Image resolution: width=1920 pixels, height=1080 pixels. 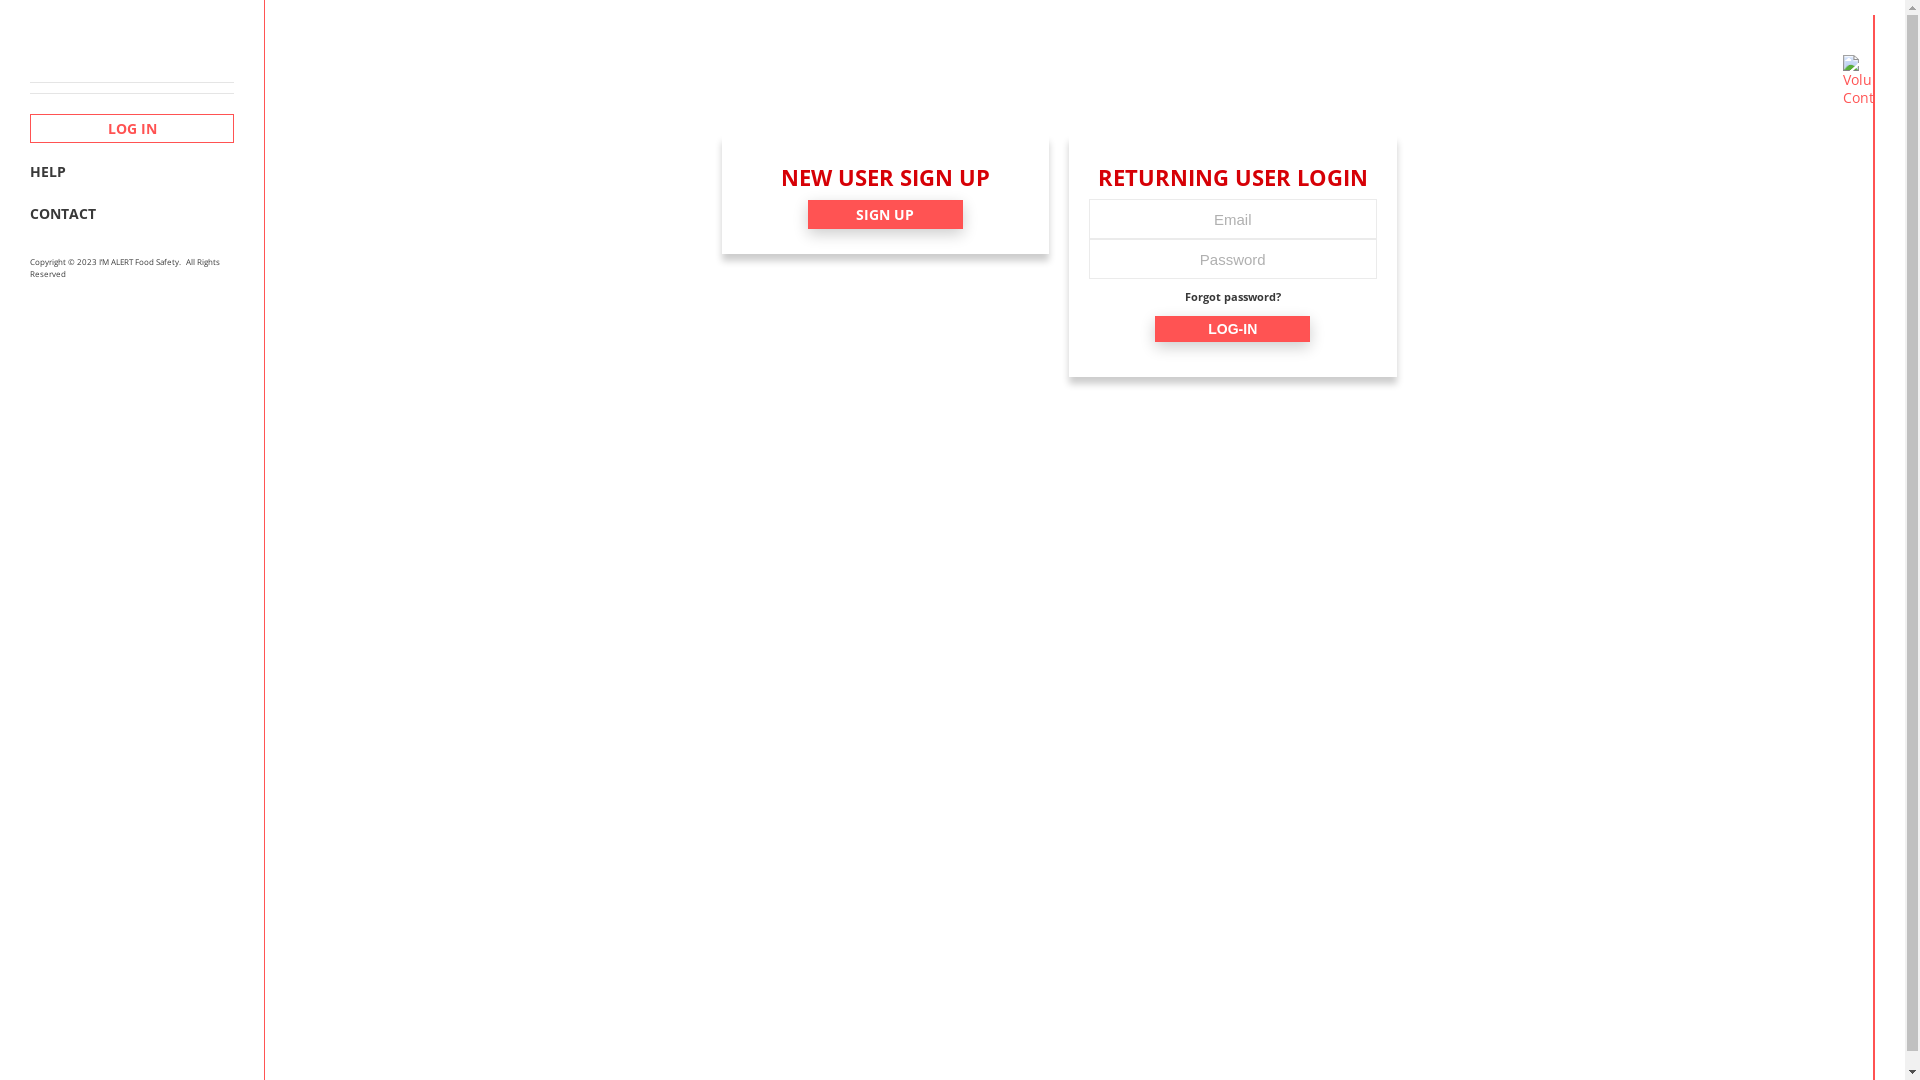 What do you see at coordinates (1185, 297) in the screenshot?
I see `'Forgot password?'` at bounding box center [1185, 297].